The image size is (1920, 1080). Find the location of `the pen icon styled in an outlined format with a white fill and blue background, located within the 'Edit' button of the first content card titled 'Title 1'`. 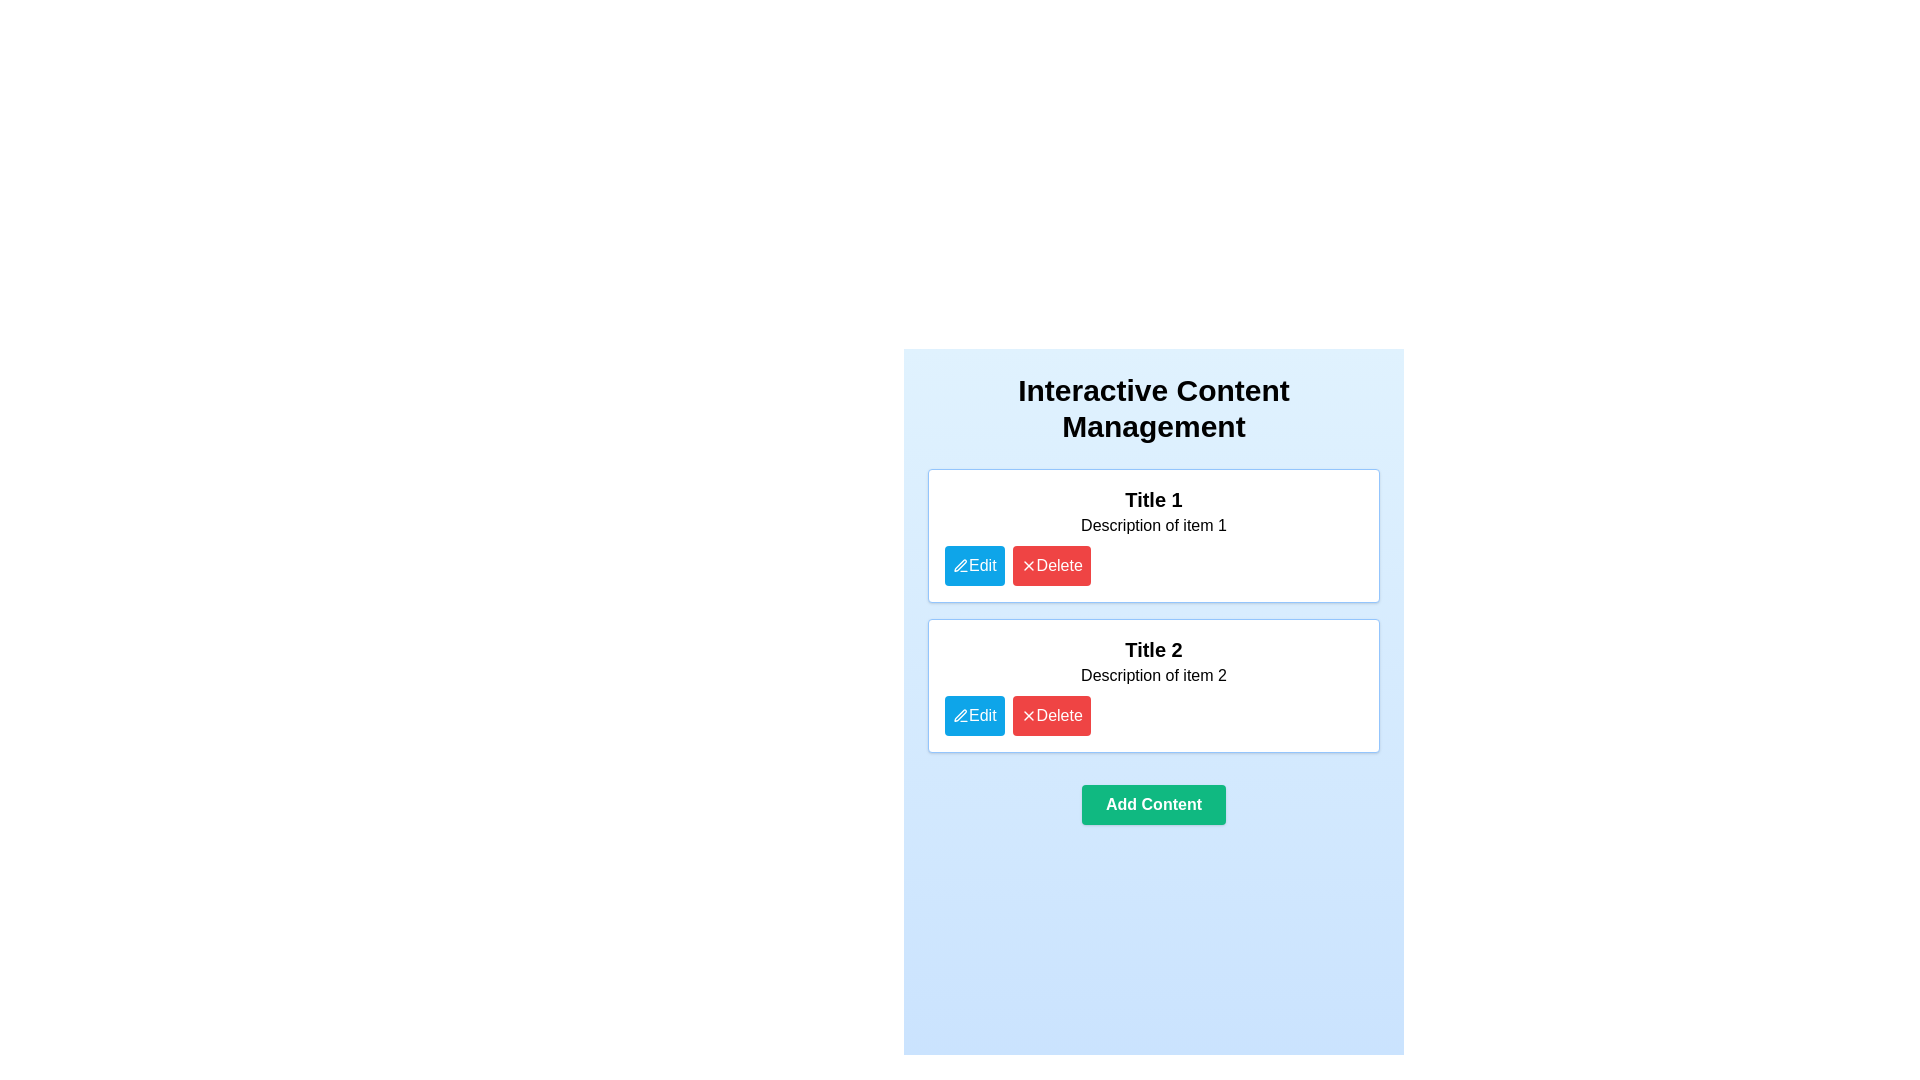

the pen icon styled in an outlined format with a white fill and blue background, located within the 'Edit' button of the first content card titled 'Title 1' is located at coordinates (960, 715).